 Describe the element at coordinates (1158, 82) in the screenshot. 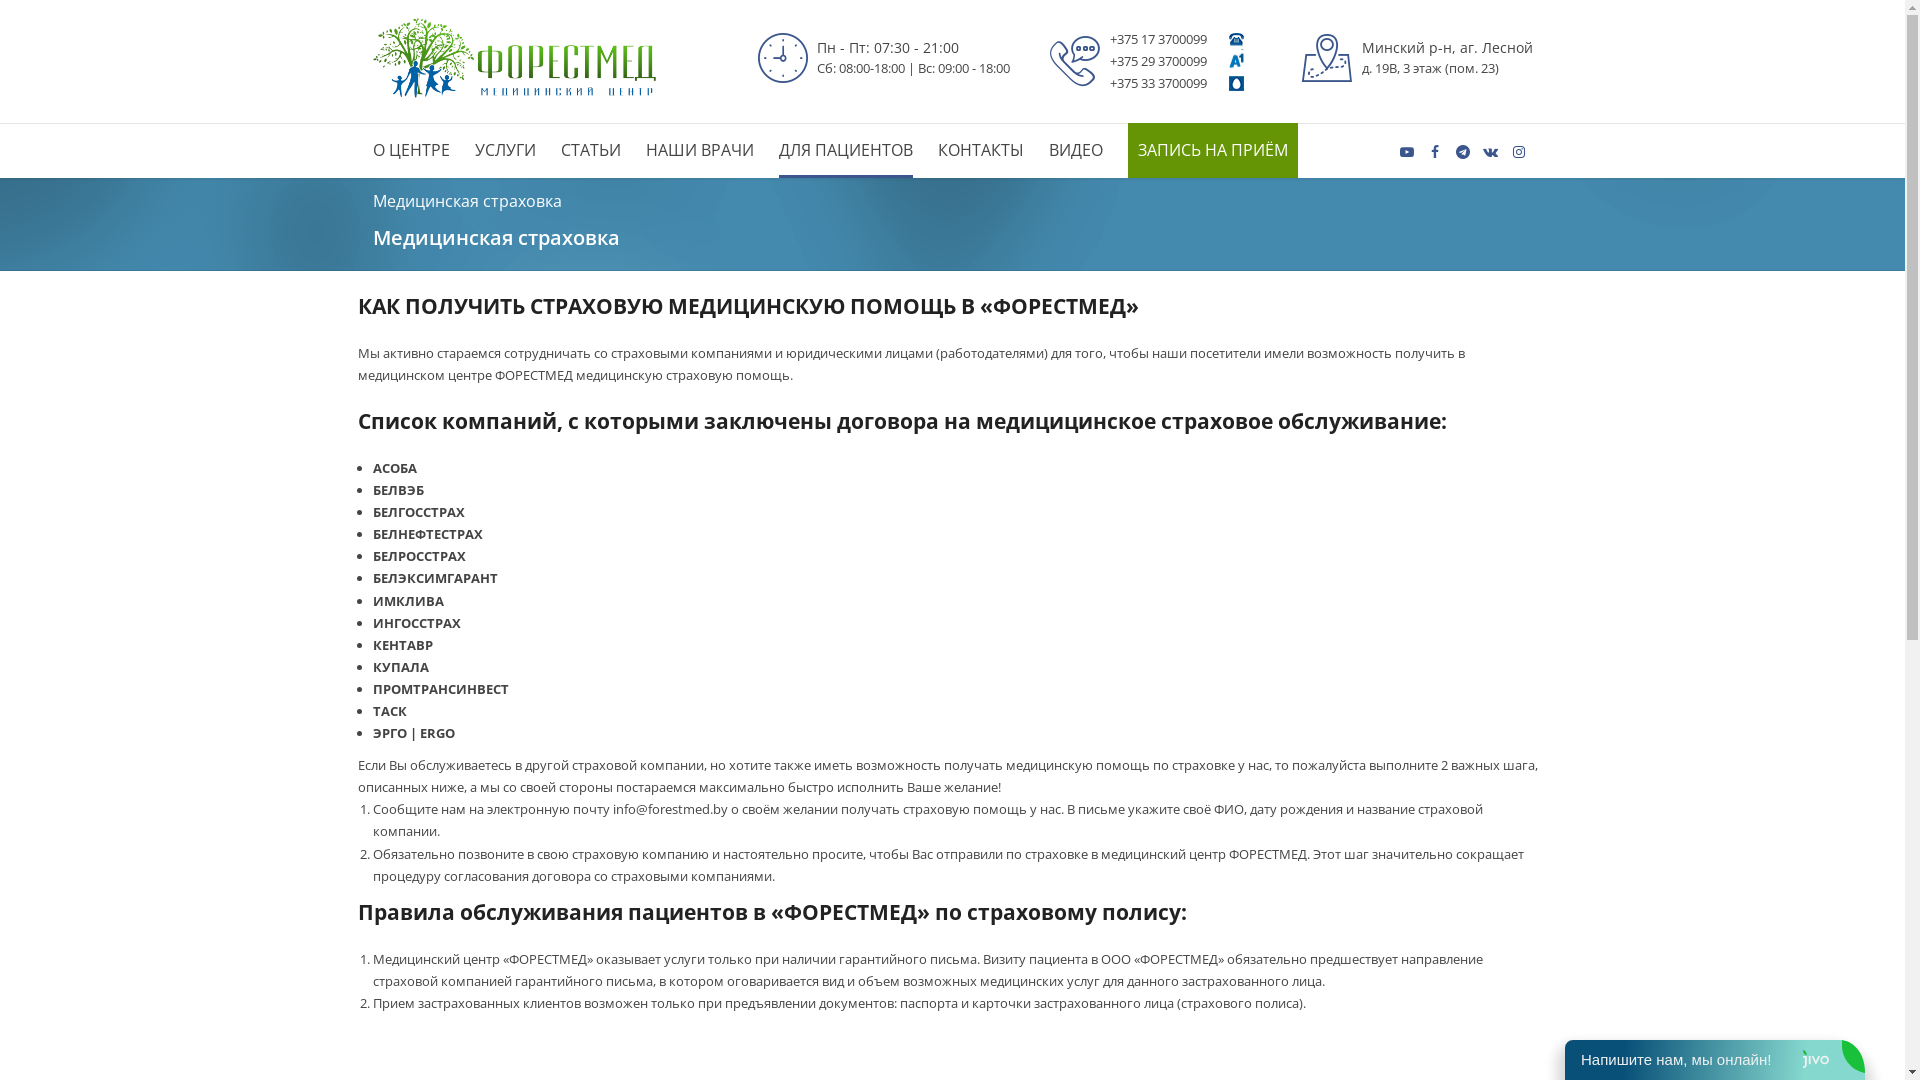

I see `'+375 33 3700099'` at that location.